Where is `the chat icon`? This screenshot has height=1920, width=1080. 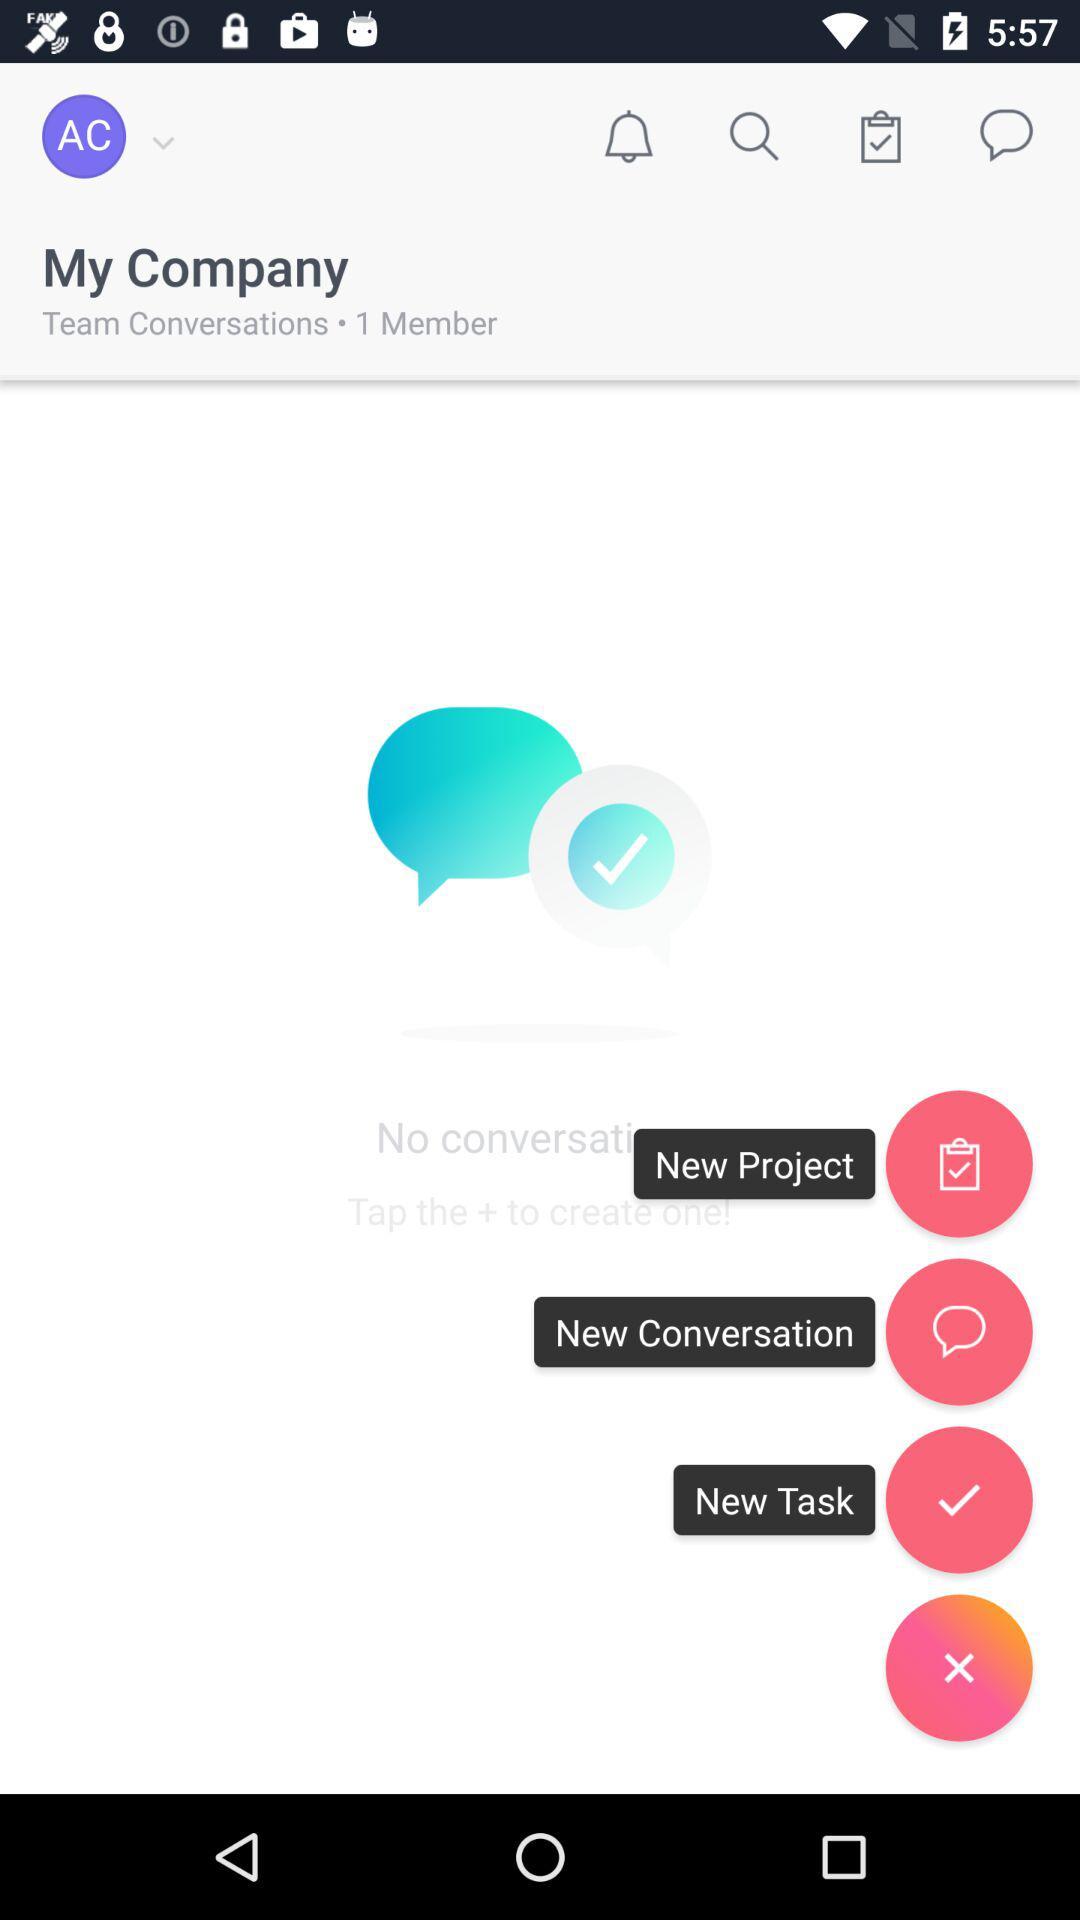 the chat icon is located at coordinates (958, 1332).